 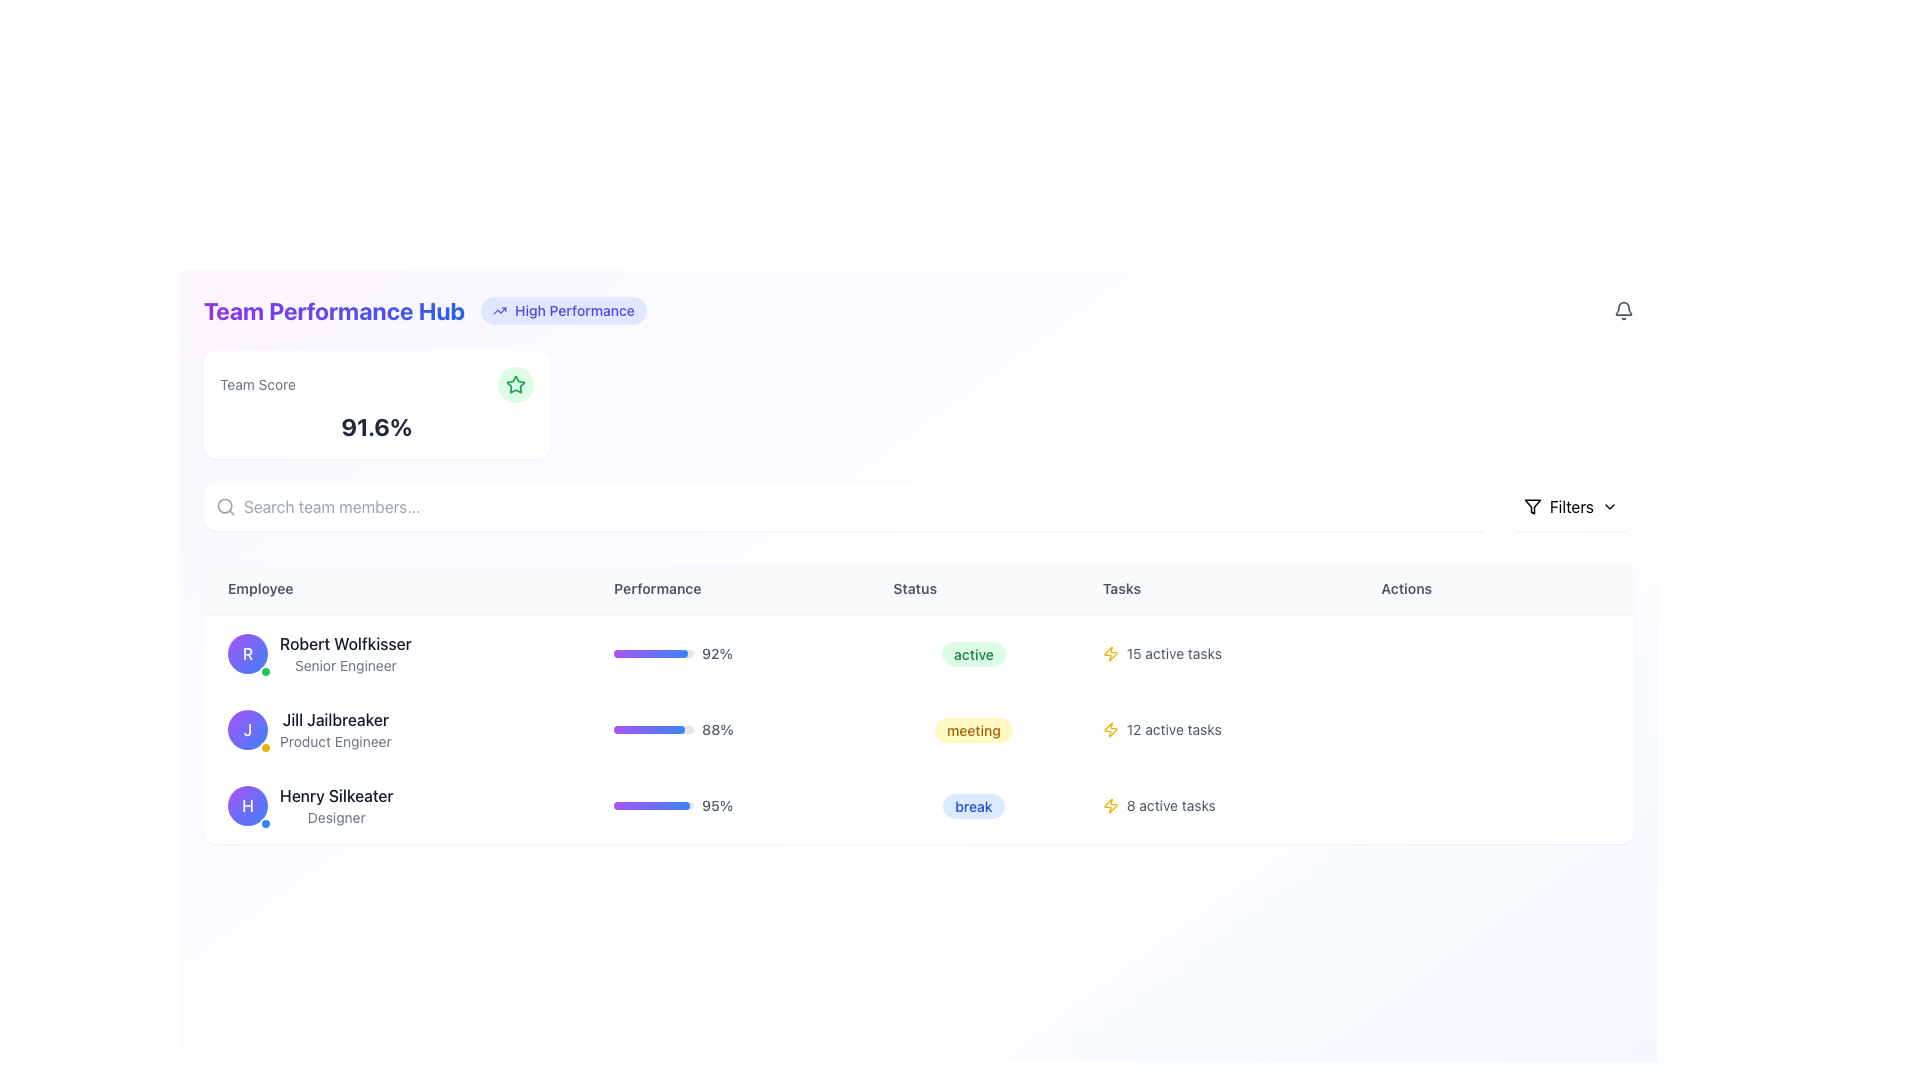 I want to click on the status indicator representing 'High Performance' located to the right of 'Team Performance Hub' in the upper central region of the page, so click(x=563, y=311).